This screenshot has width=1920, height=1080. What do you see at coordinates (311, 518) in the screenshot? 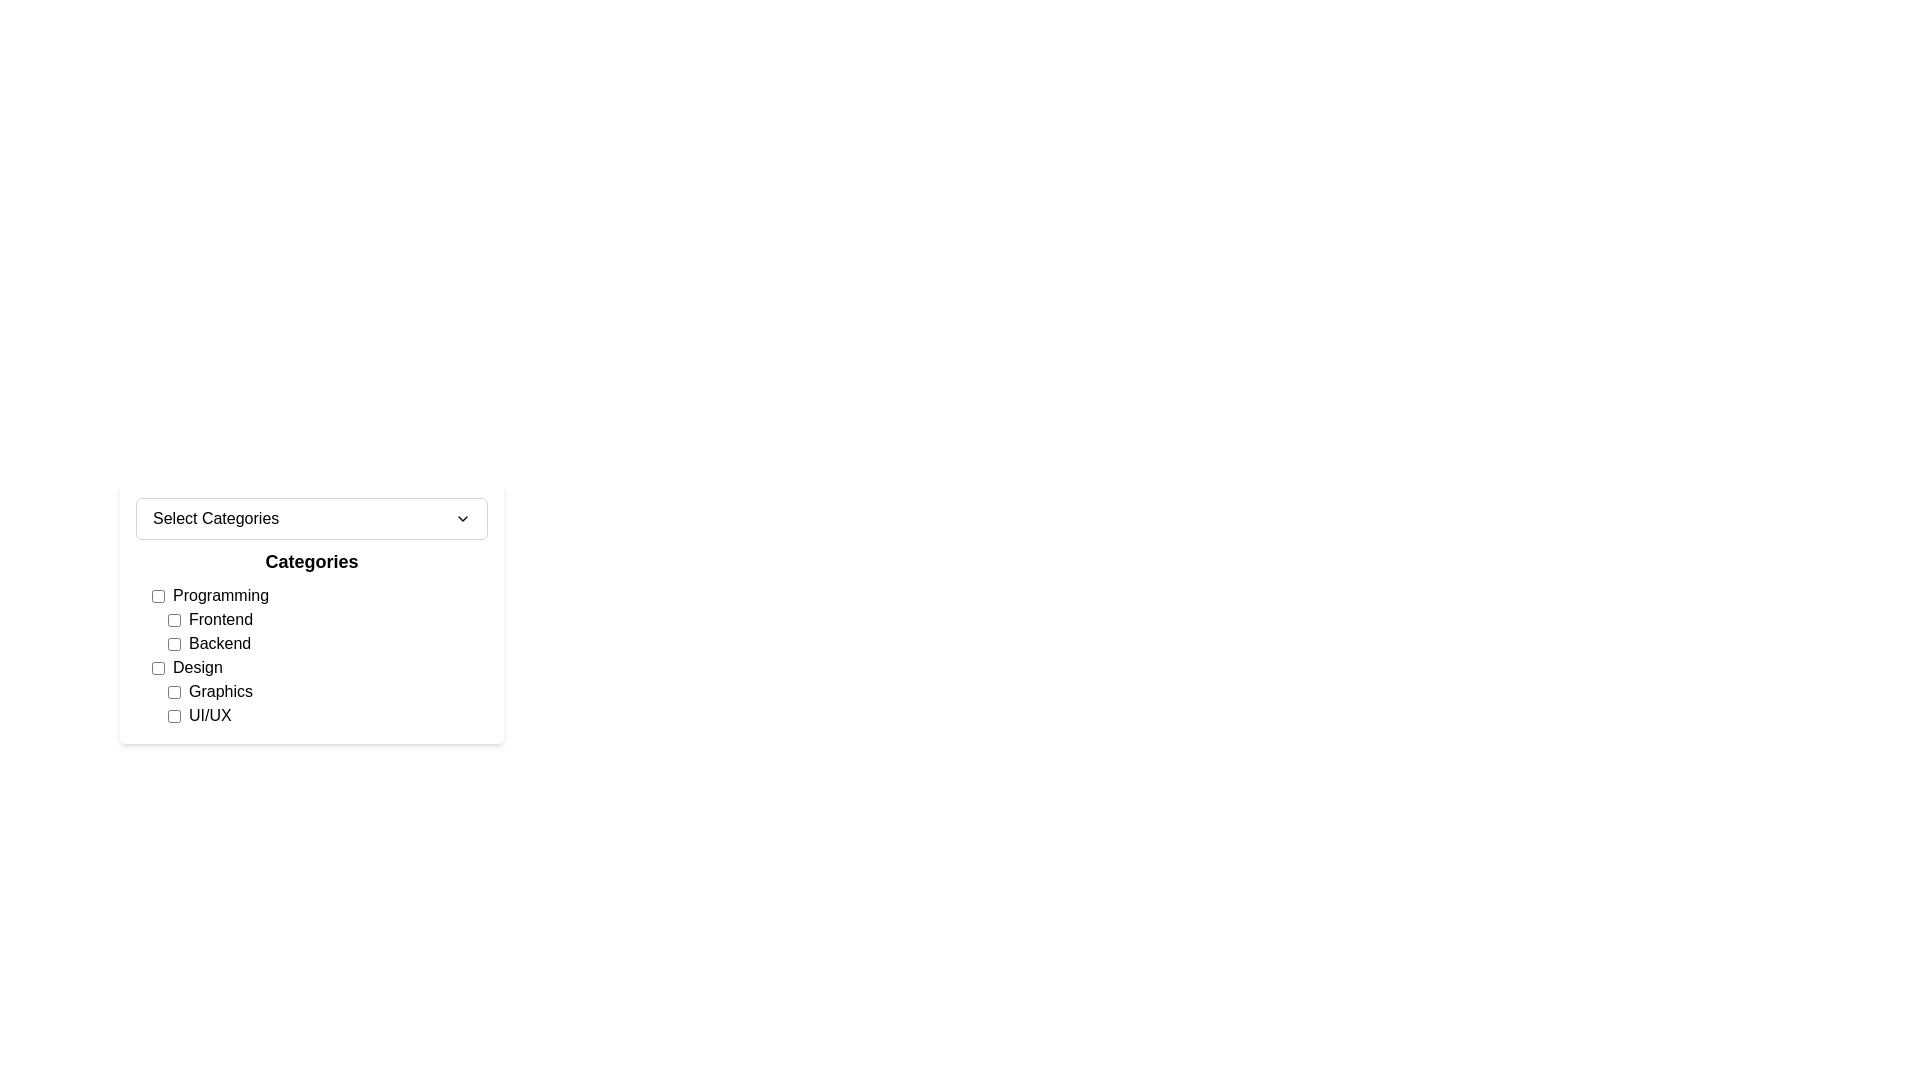
I see `the 'Select Categories' dropdown menu` at bounding box center [311, 518].